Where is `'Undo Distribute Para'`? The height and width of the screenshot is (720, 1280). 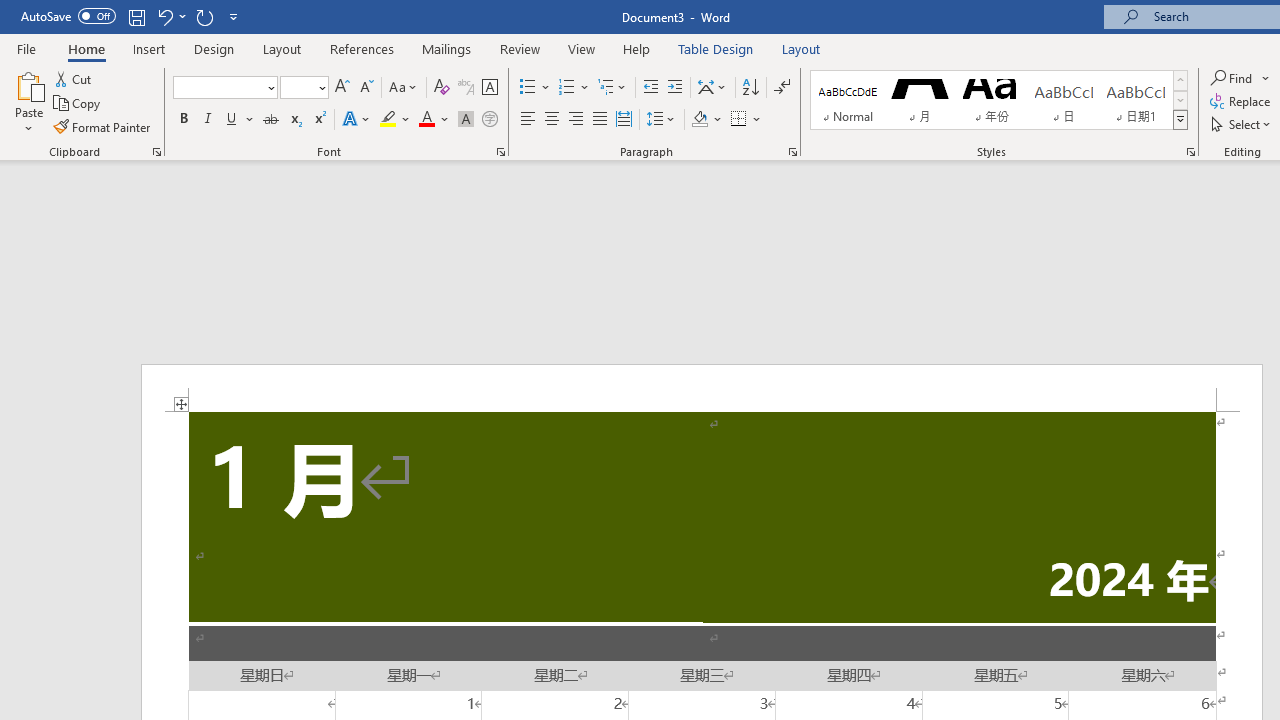 'Undo Distribute Para' is located at coordinates (170, 16).